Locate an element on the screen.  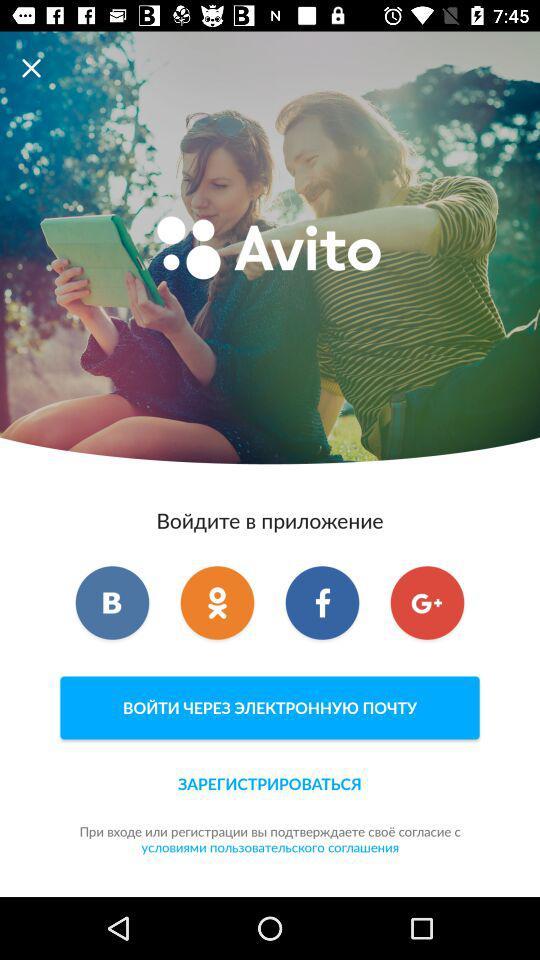
the facebook icon is located at coordinates (322, 601).